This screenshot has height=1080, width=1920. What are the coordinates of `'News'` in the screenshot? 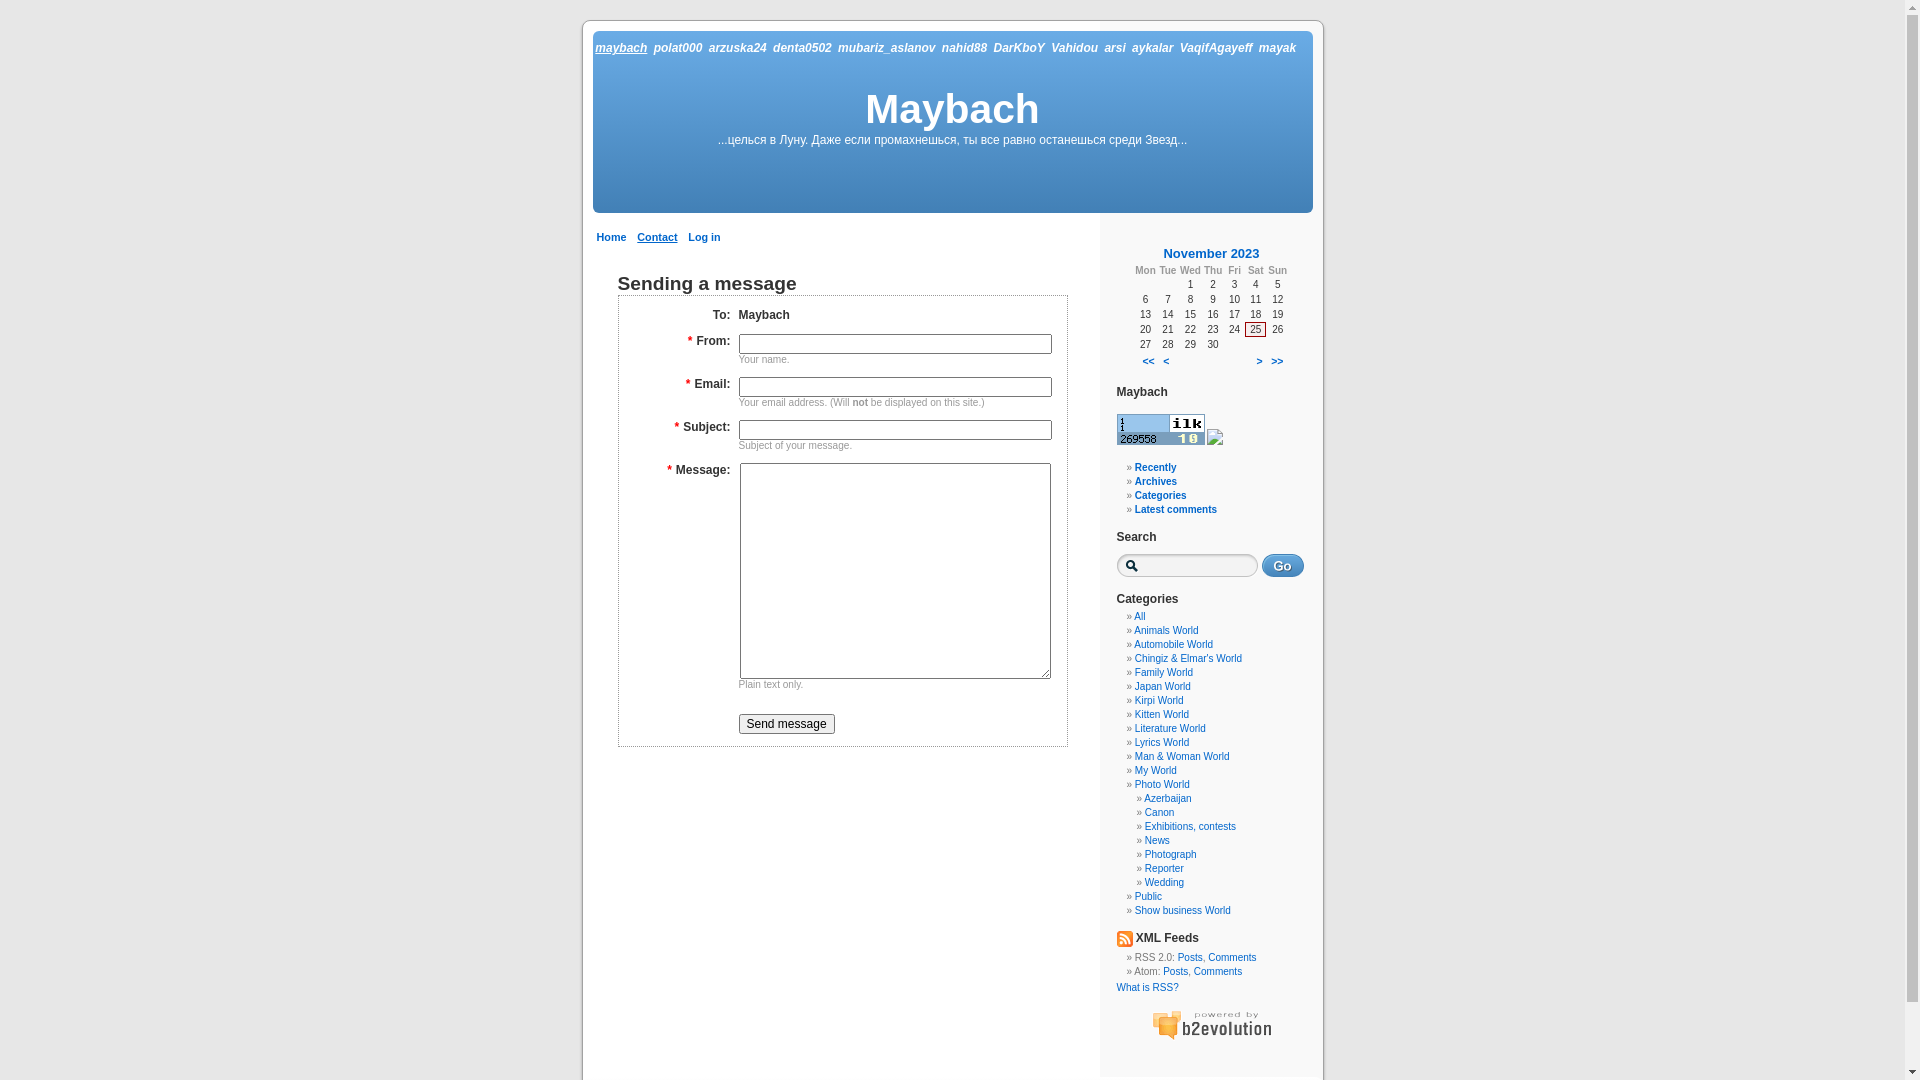 It's located at (1157, 840).